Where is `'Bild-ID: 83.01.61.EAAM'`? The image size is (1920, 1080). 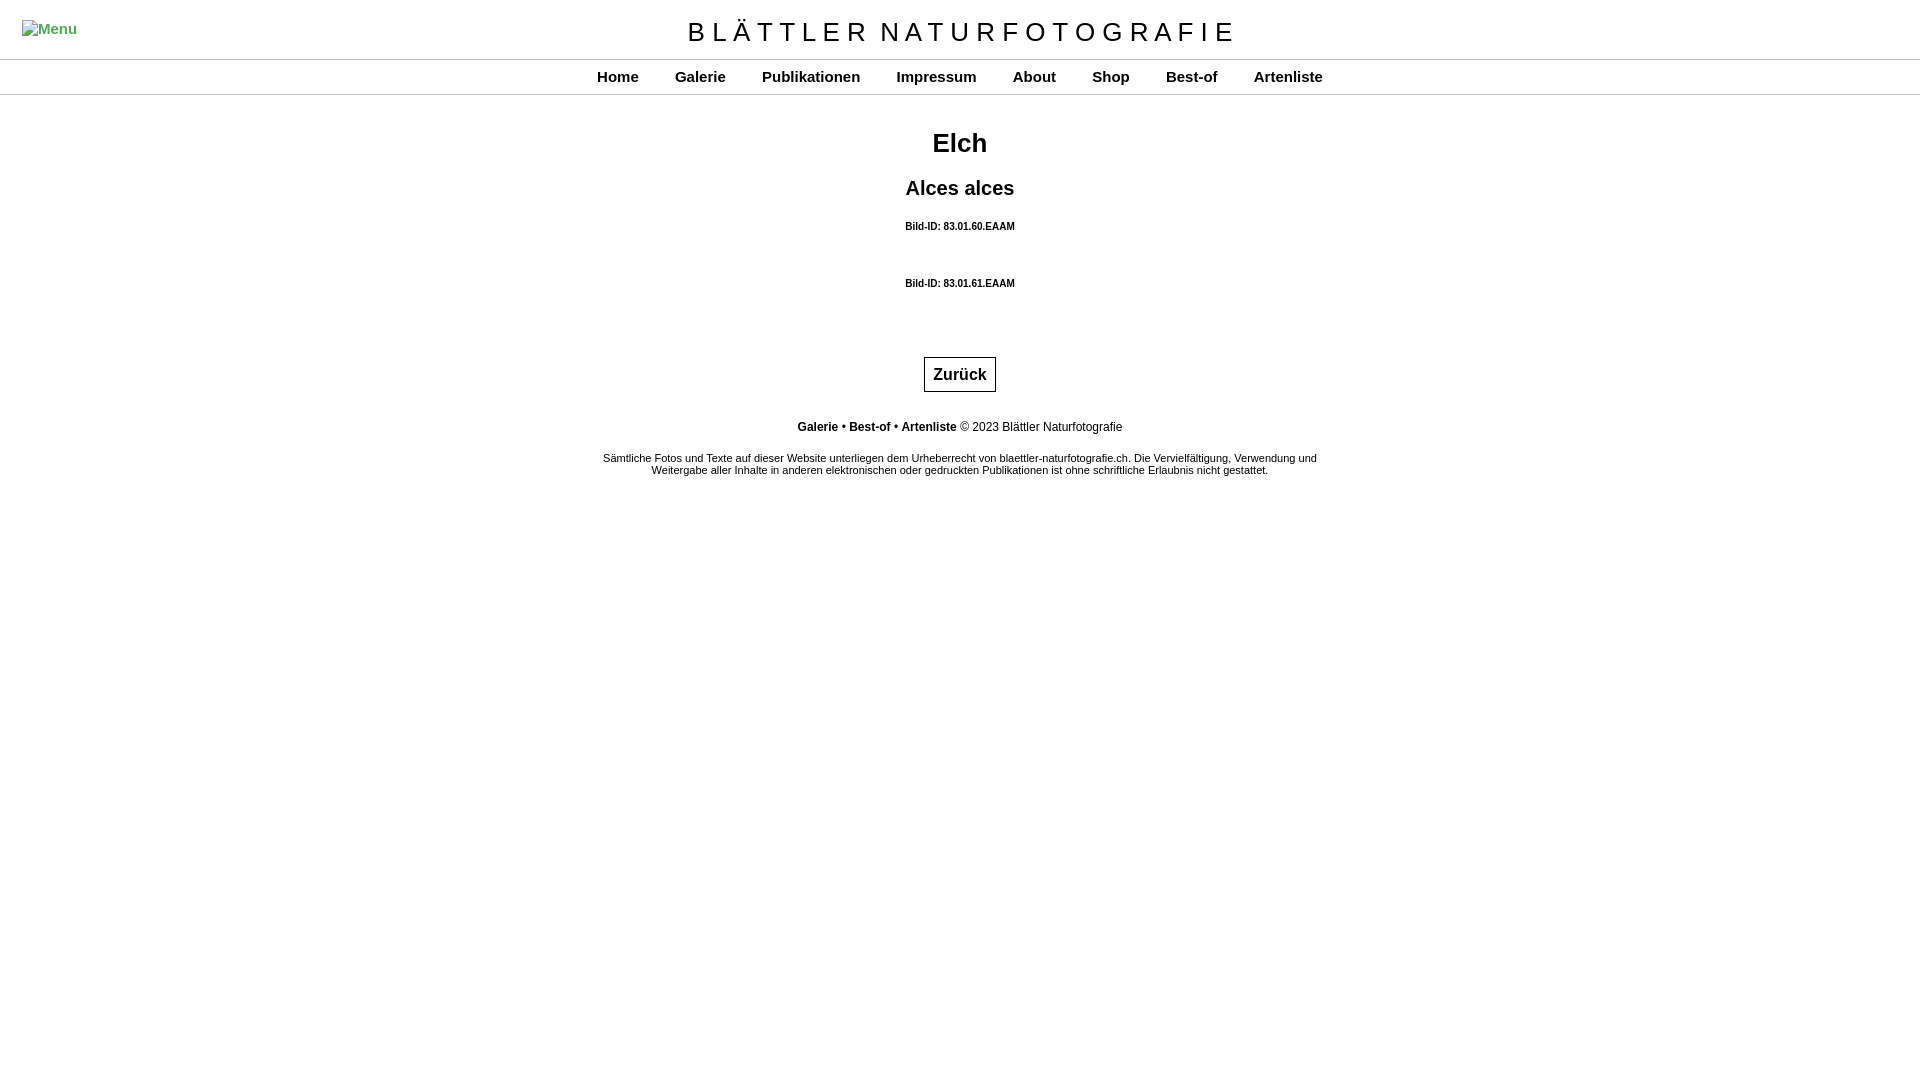 'Bild-ID: 83.01.61.EAAM' is located at coordinates (904, 283).